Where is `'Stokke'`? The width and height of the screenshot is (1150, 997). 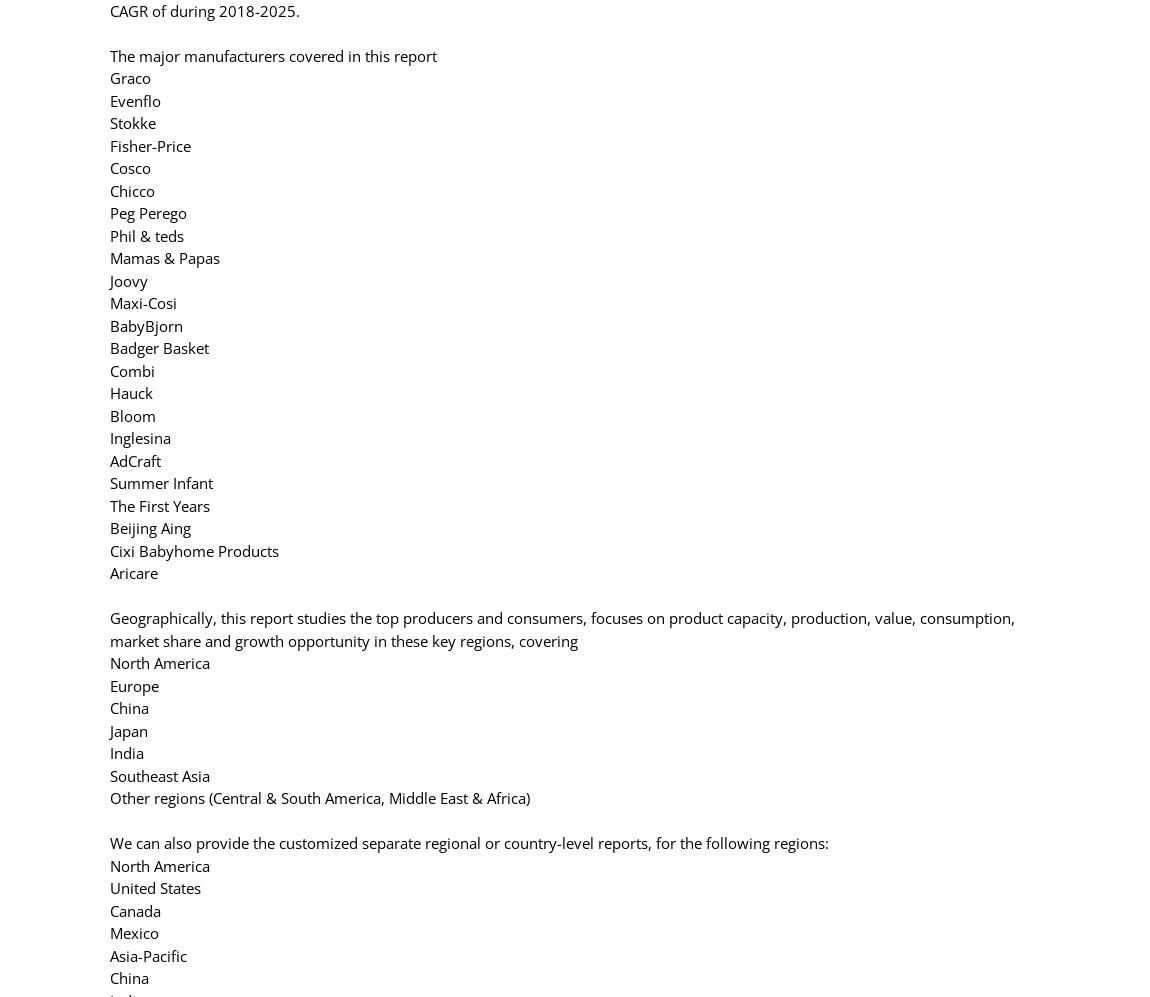
'Stokke' is located at coordinates (132, 123).